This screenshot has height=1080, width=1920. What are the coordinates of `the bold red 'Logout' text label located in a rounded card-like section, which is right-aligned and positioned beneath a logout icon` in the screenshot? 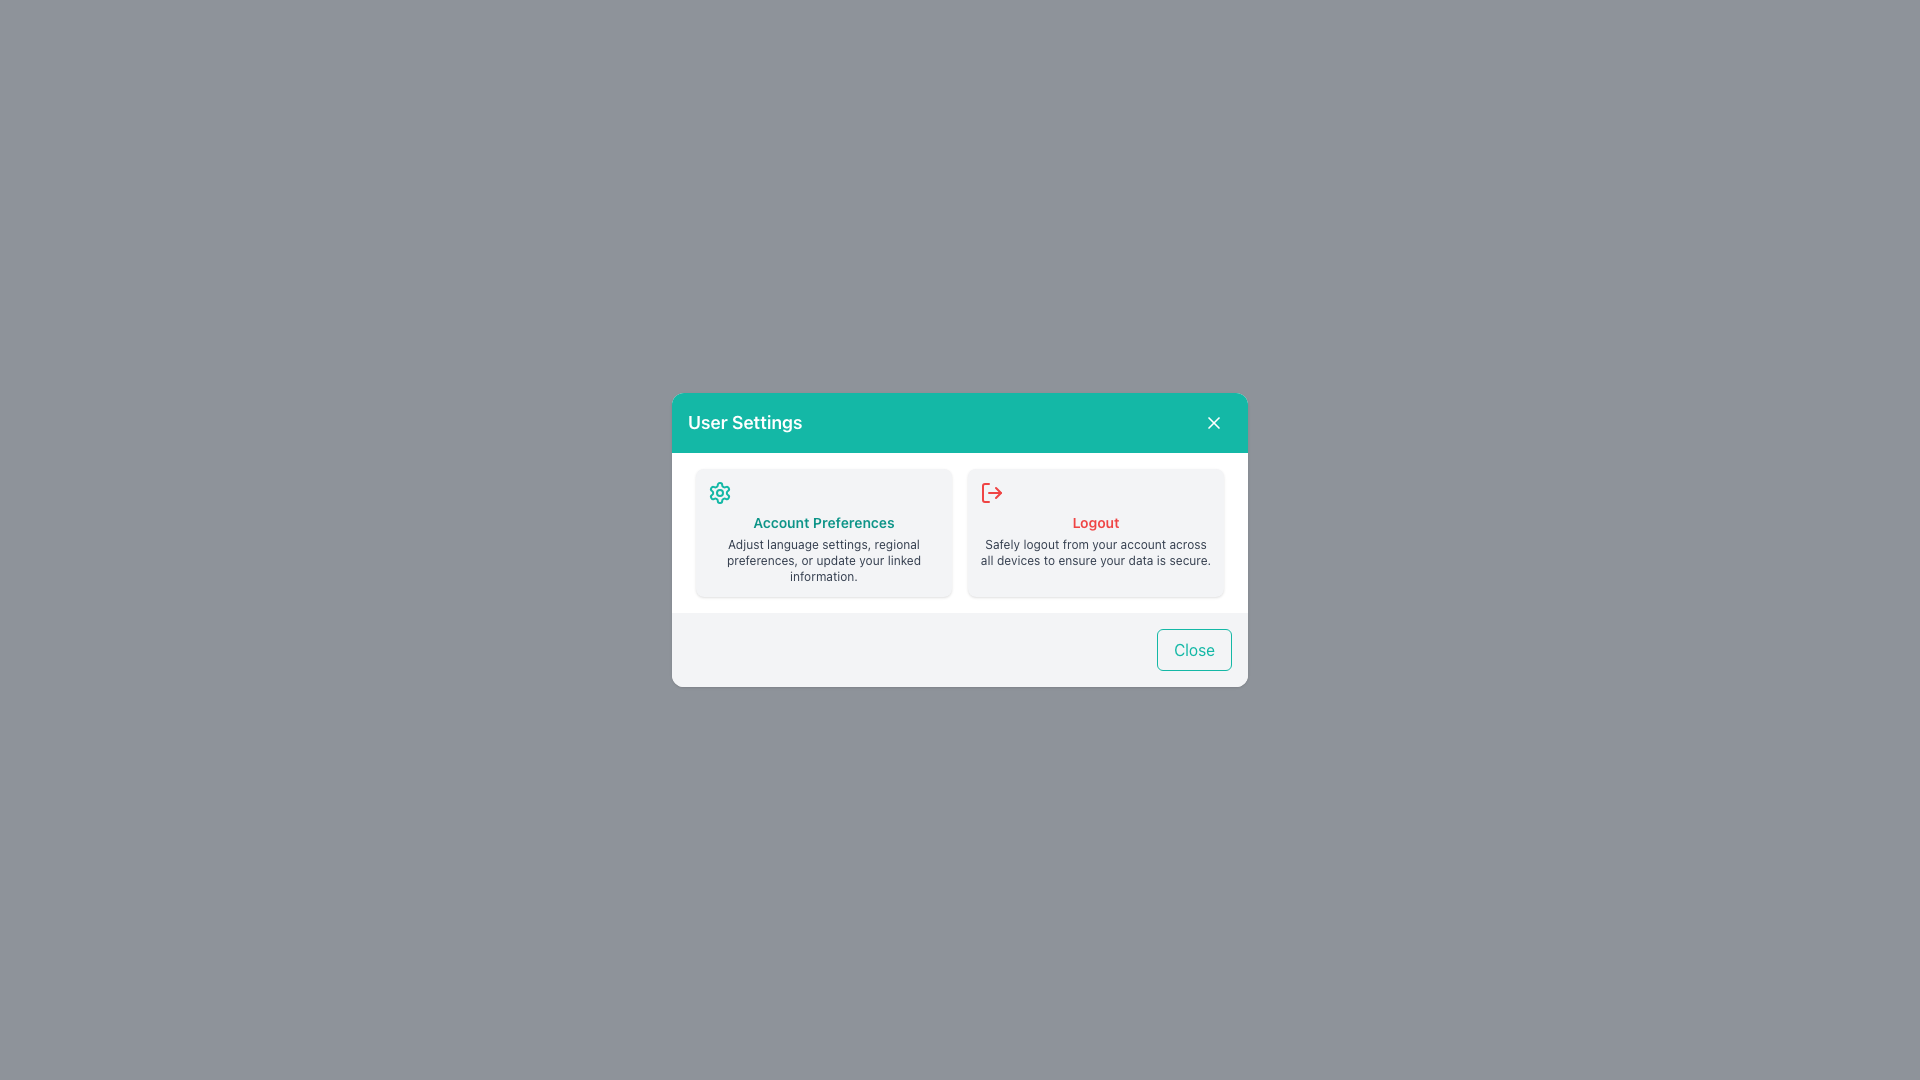 It's located at (1094, 522).